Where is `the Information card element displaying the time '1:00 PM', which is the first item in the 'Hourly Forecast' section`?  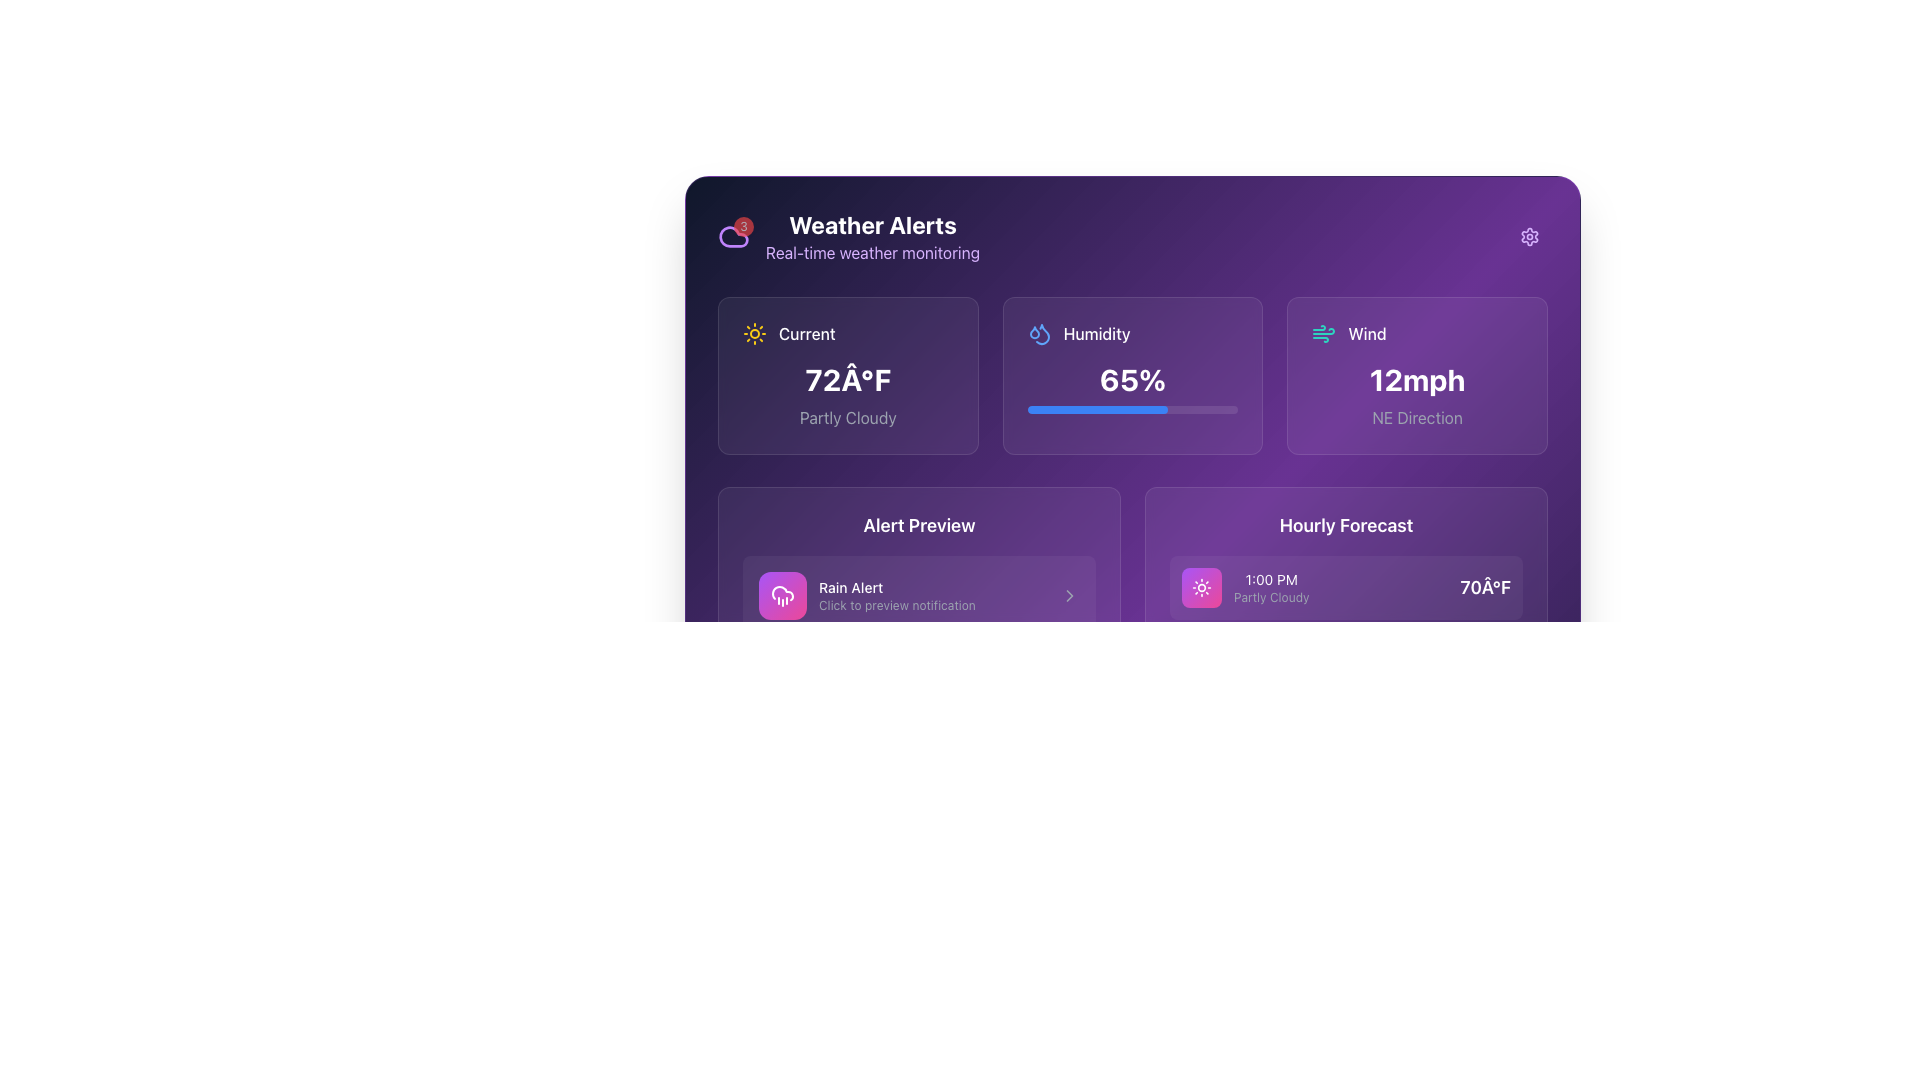
the Information card element displaying the time '1:00 PM', which is the first item in the 'Hourly Forecast' section is located at coordinates (1346, 586).